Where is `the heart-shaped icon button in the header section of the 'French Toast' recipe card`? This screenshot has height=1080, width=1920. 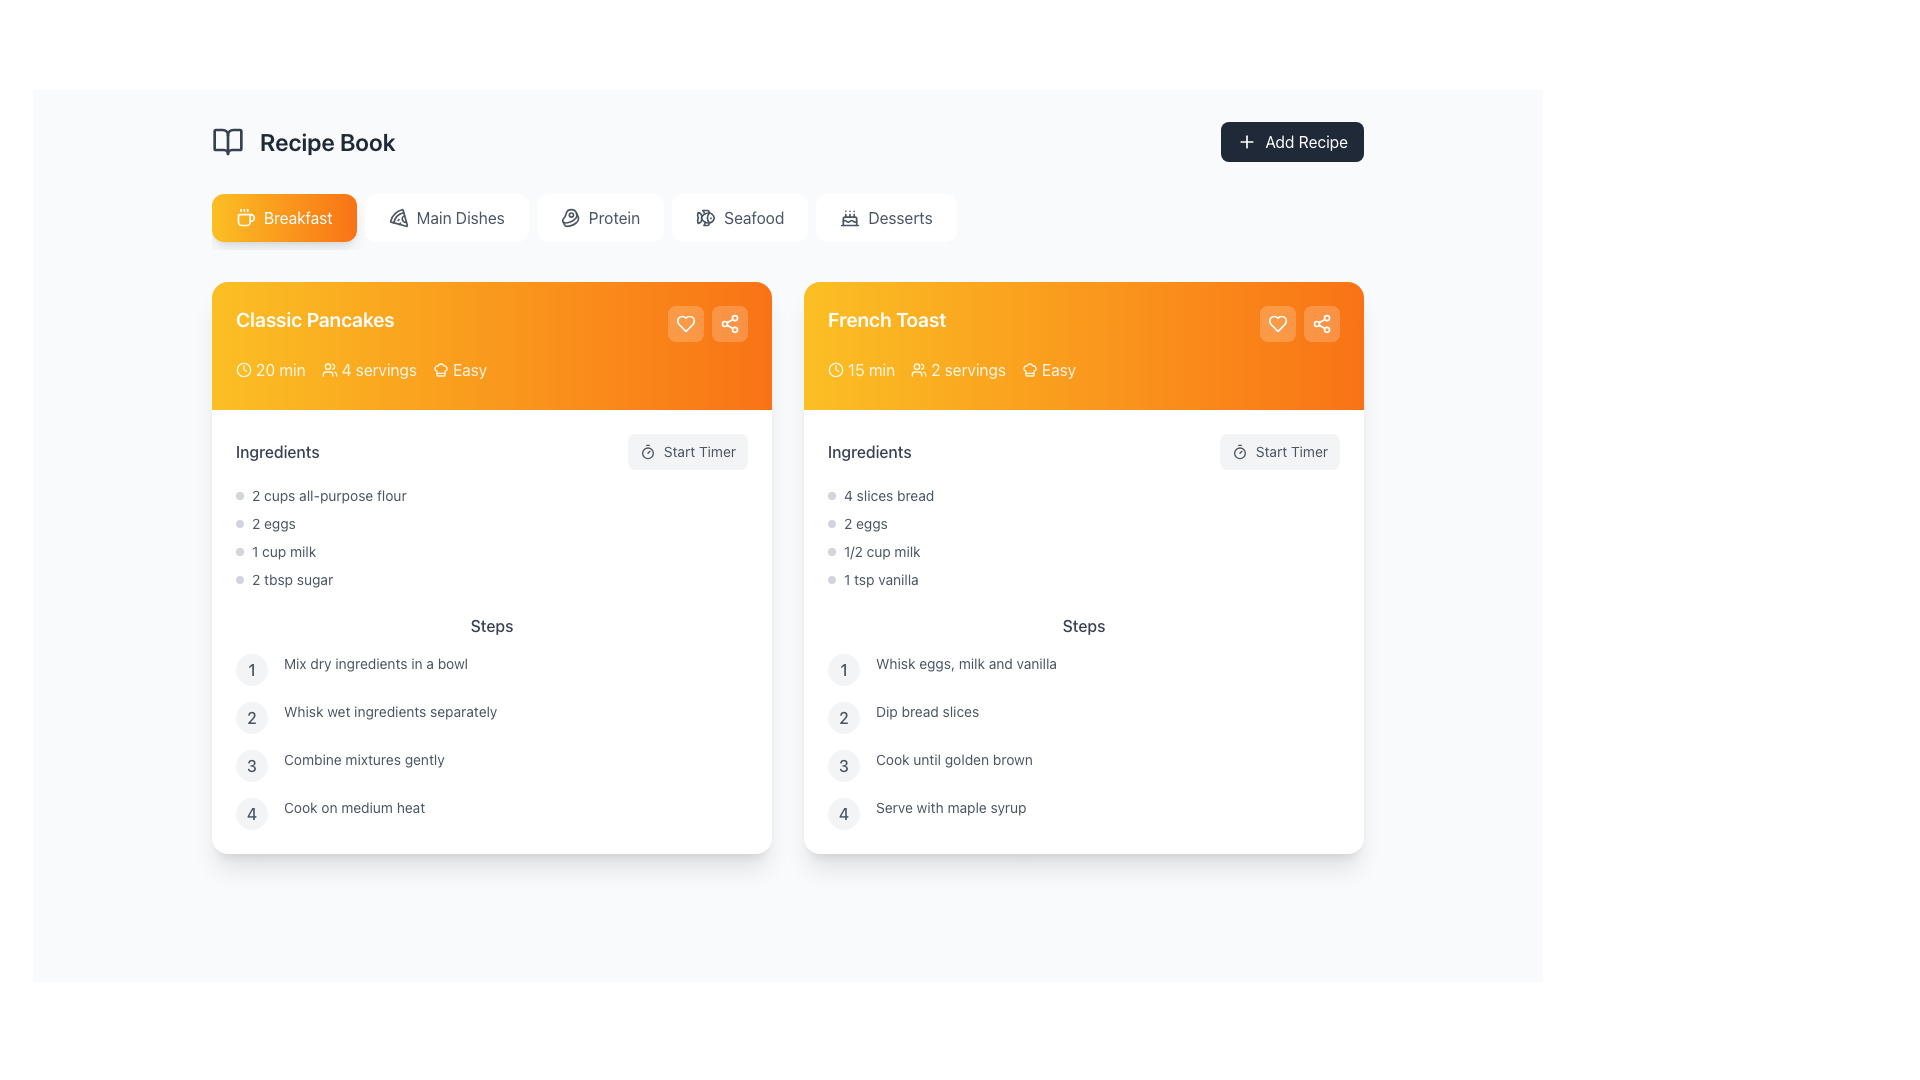 the heart-shaped icon button in the header section of the 'French Toast' recipe card is located at coordinates (1276, 323).